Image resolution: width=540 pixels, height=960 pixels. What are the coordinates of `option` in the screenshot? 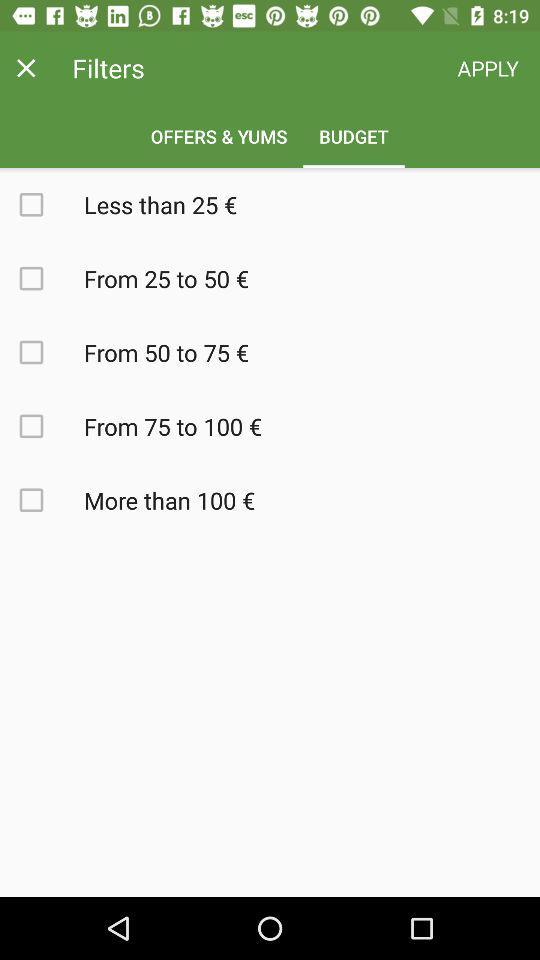 It's located at (42, 204).